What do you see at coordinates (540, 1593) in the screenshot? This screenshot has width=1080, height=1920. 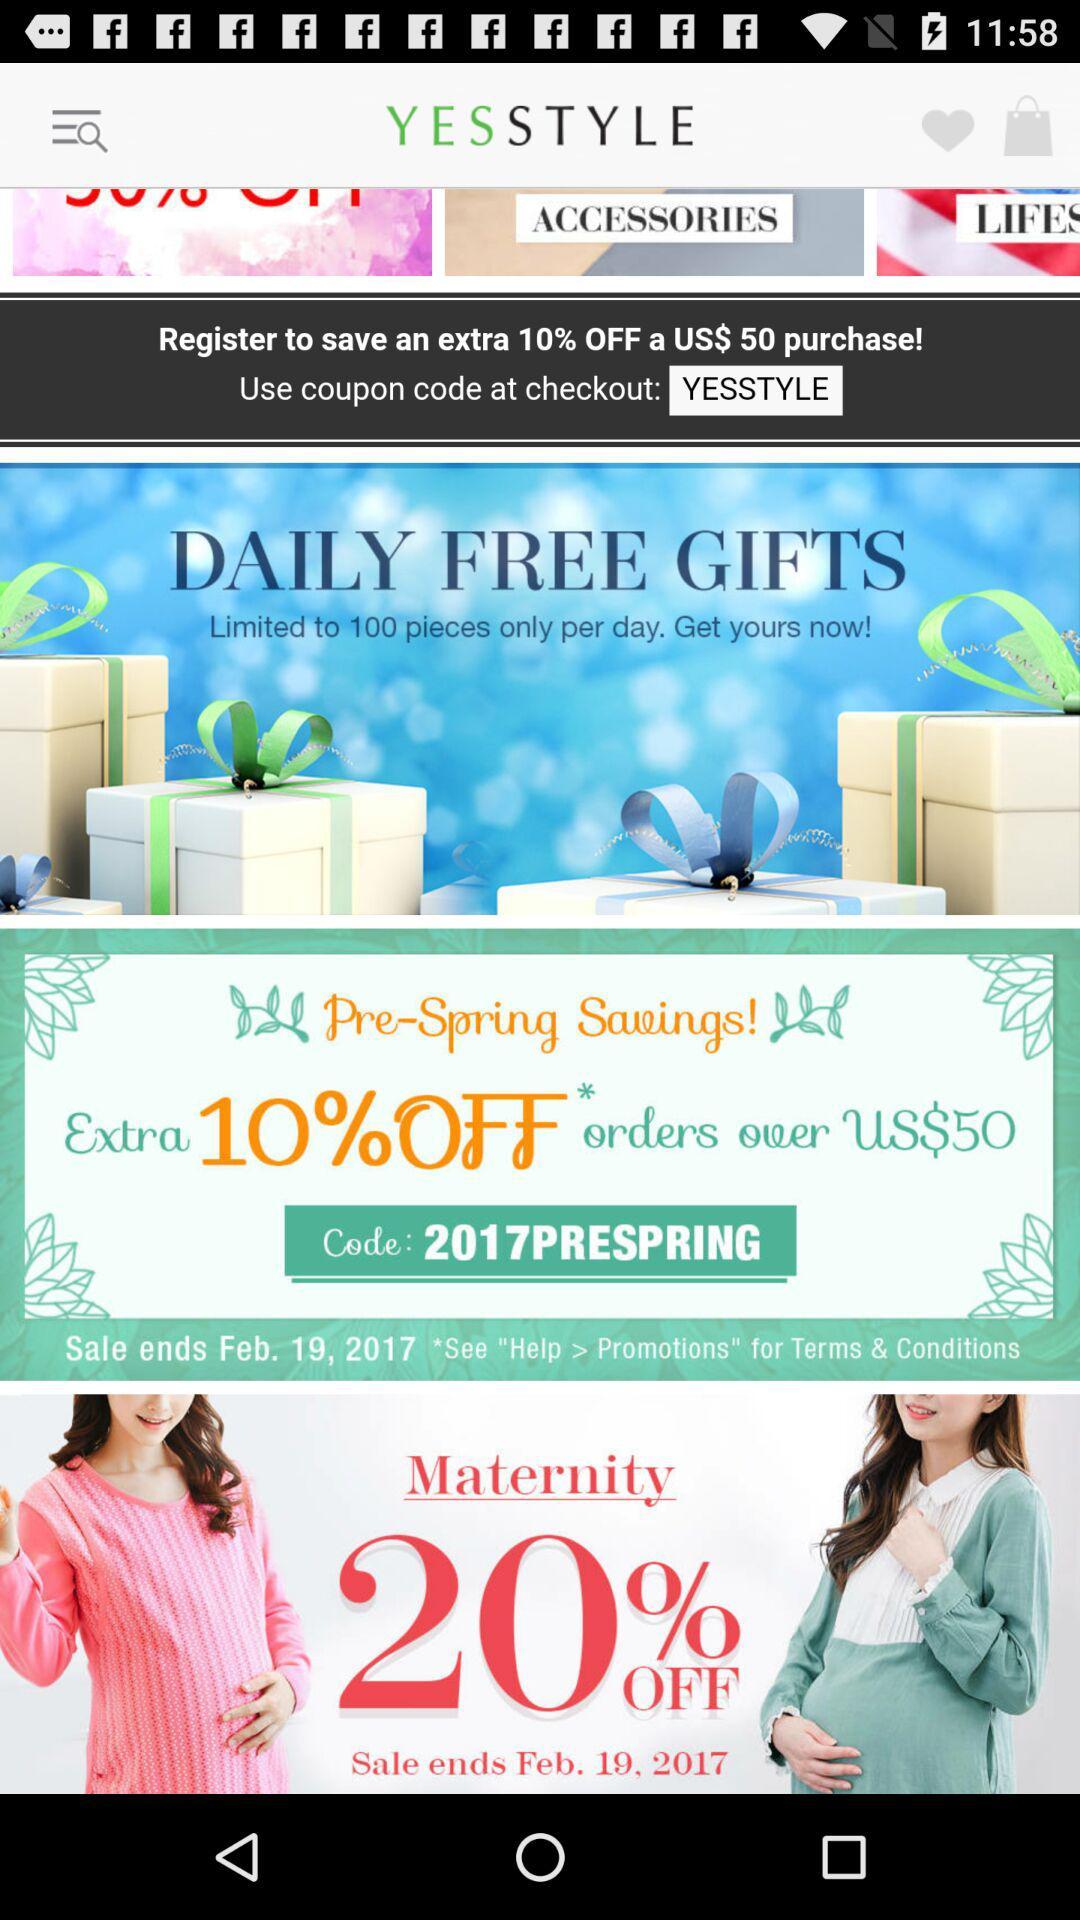 I see `advertisement page` at bounding box center [540, 1593].